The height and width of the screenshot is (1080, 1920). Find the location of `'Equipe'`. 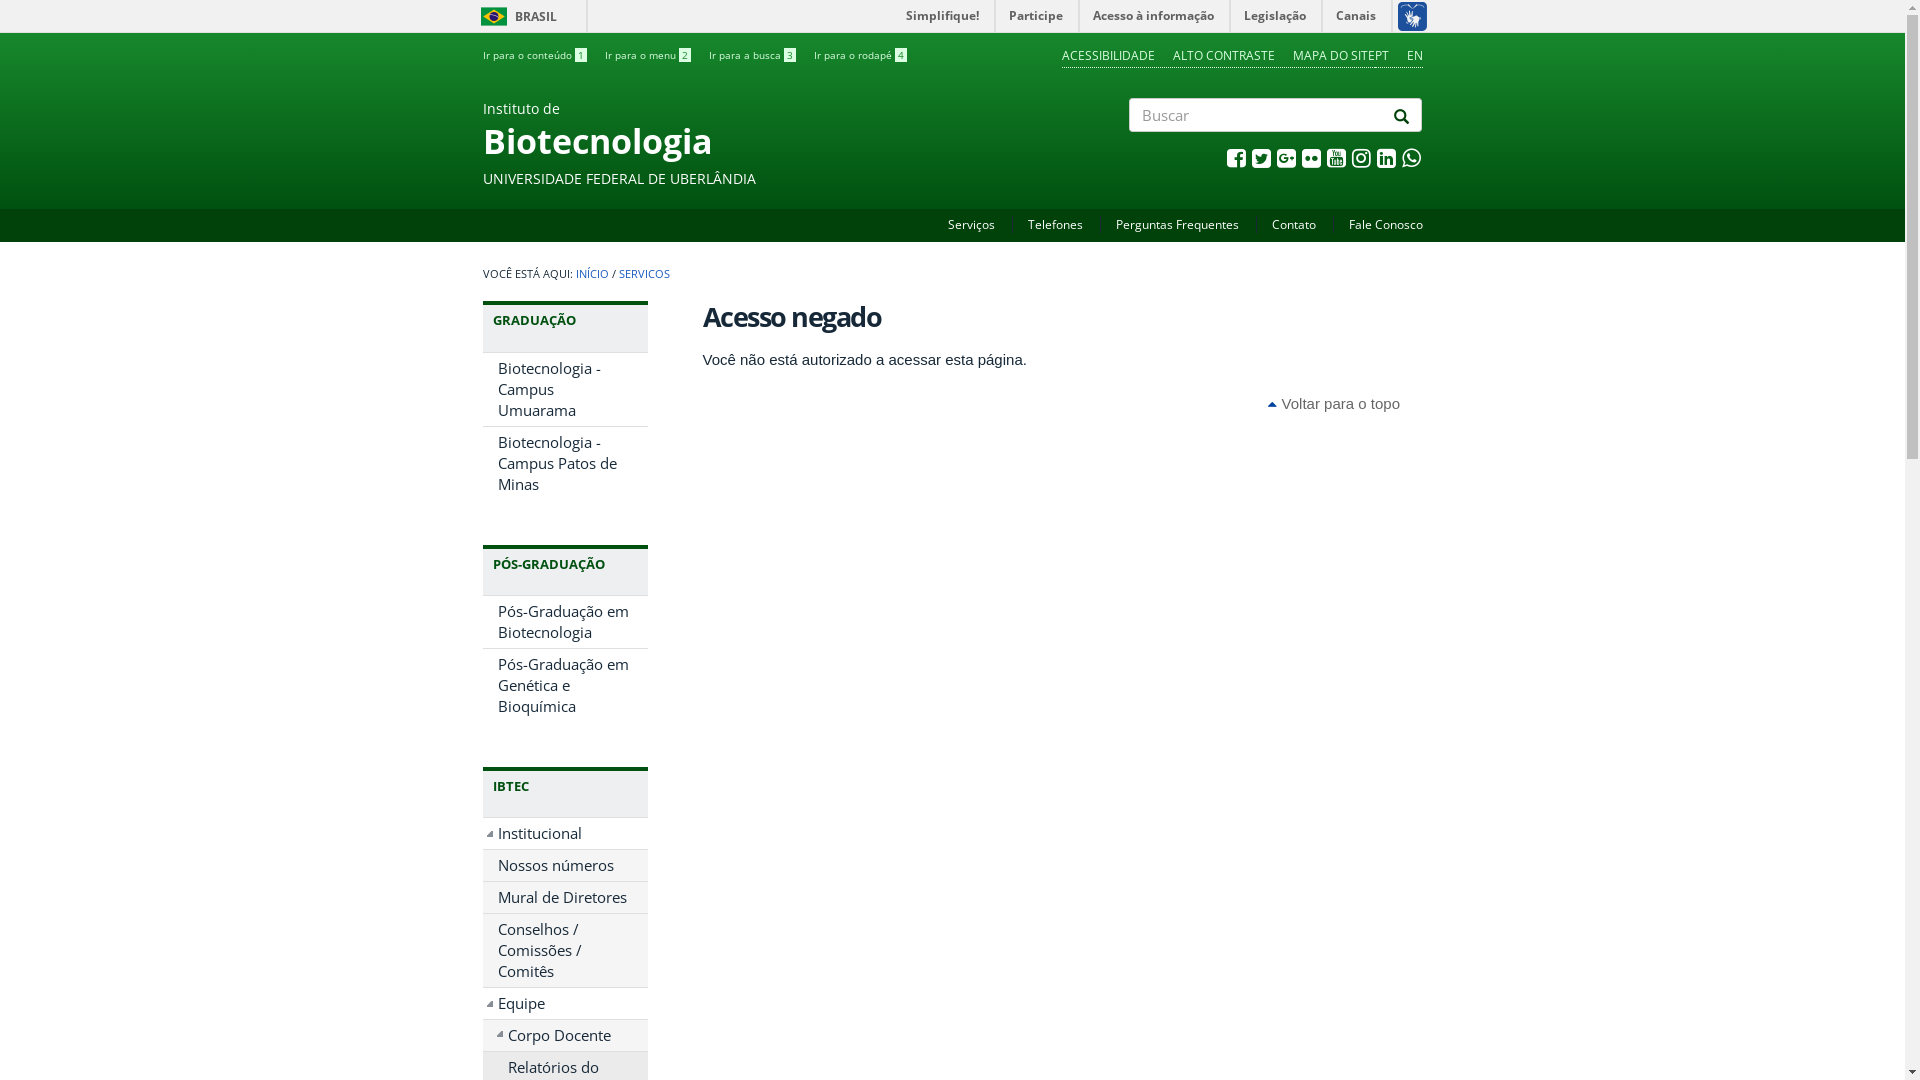

'Equipe' is located at coordinates (563, 1003).